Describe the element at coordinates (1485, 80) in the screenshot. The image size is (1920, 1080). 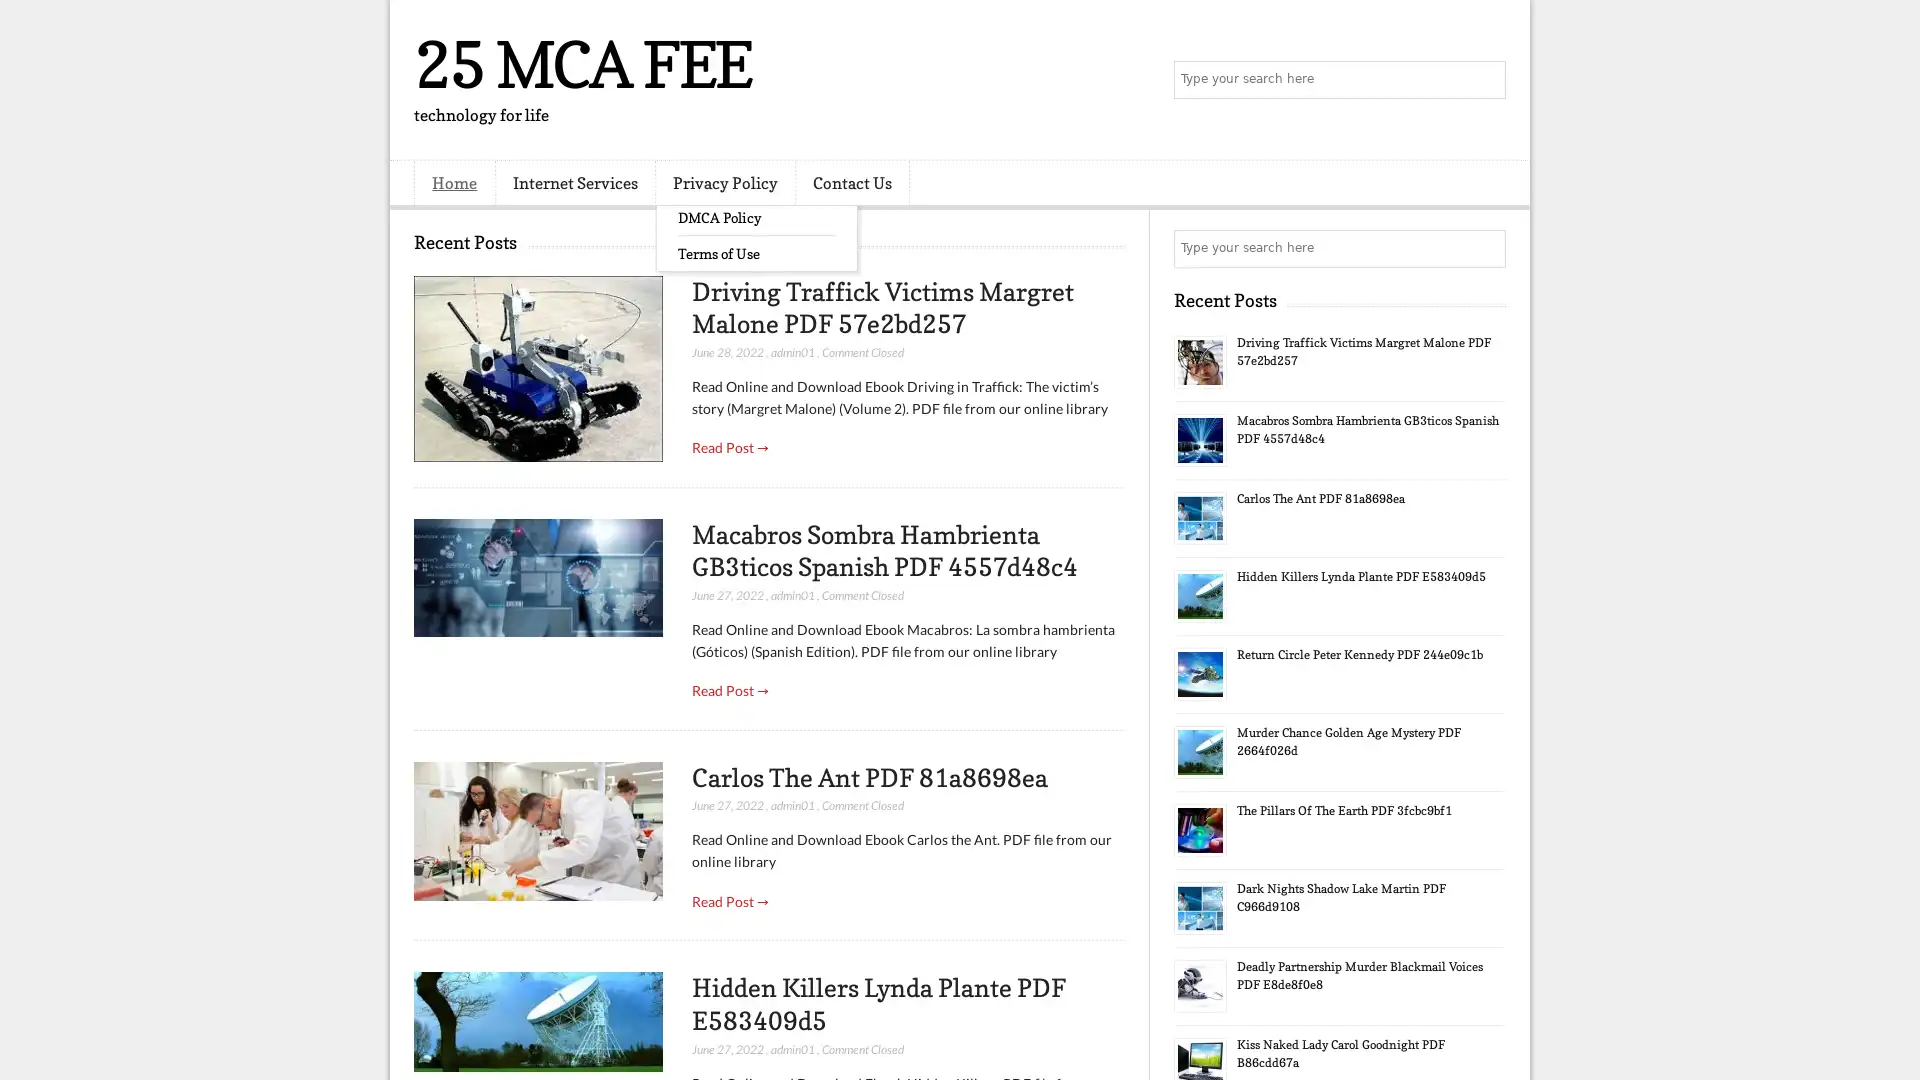
I see `Search` at that location.